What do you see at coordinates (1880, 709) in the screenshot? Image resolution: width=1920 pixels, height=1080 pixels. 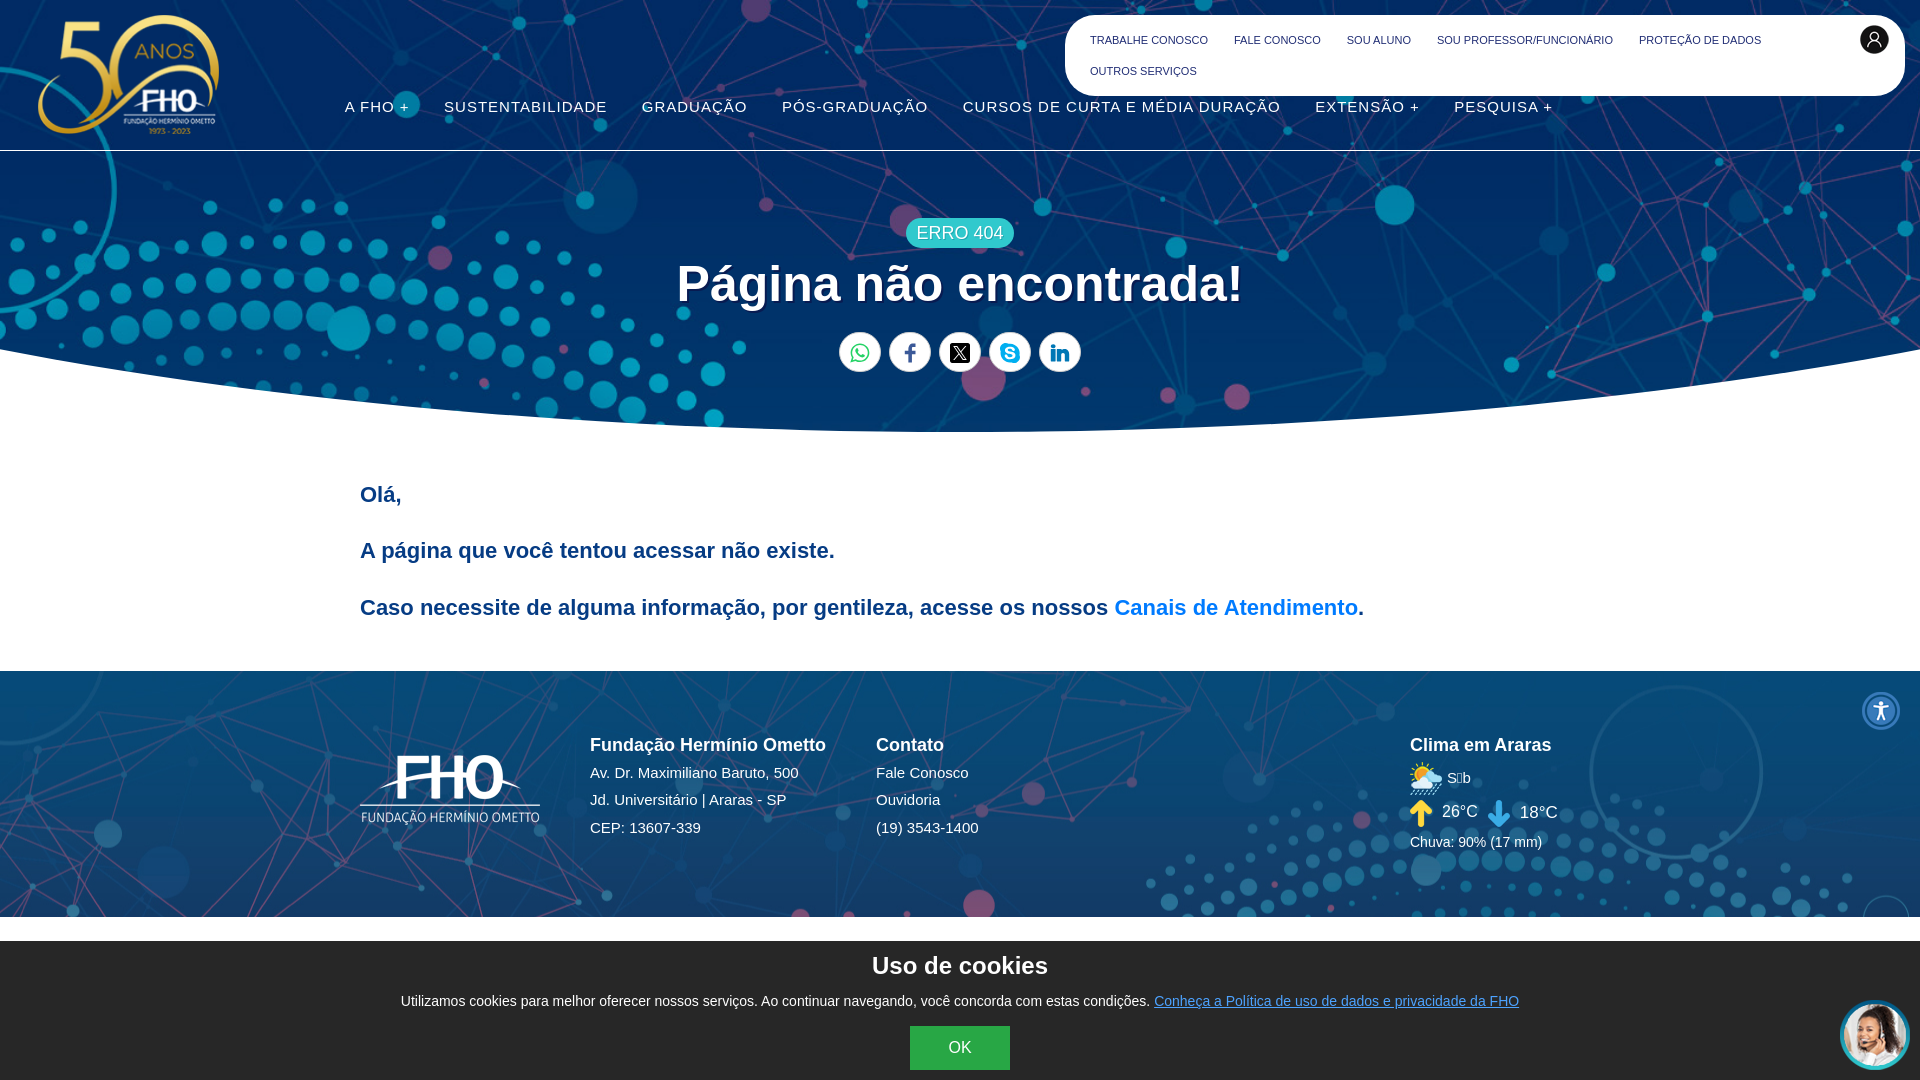 I see `'Menu Acessibilidade'` at bounding box center [1880, 709].